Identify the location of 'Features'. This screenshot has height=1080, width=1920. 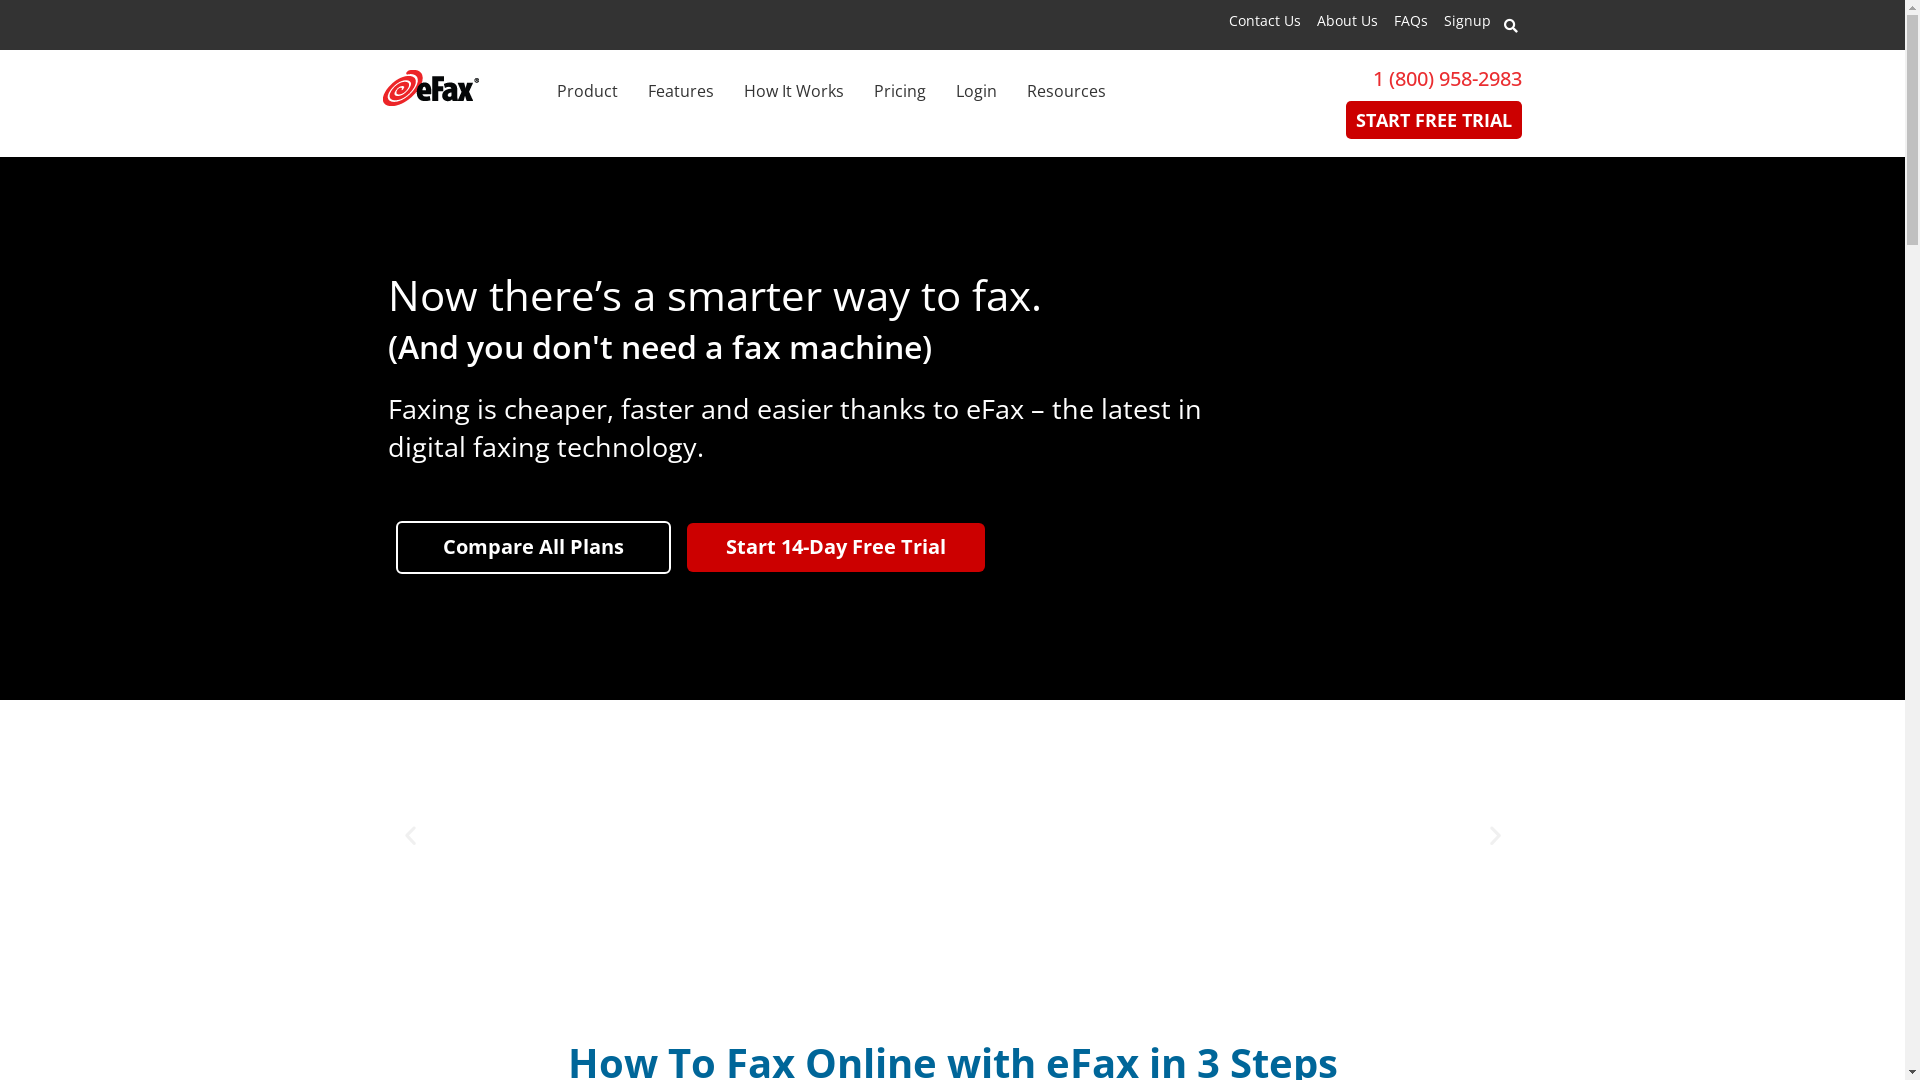
(681, 92).